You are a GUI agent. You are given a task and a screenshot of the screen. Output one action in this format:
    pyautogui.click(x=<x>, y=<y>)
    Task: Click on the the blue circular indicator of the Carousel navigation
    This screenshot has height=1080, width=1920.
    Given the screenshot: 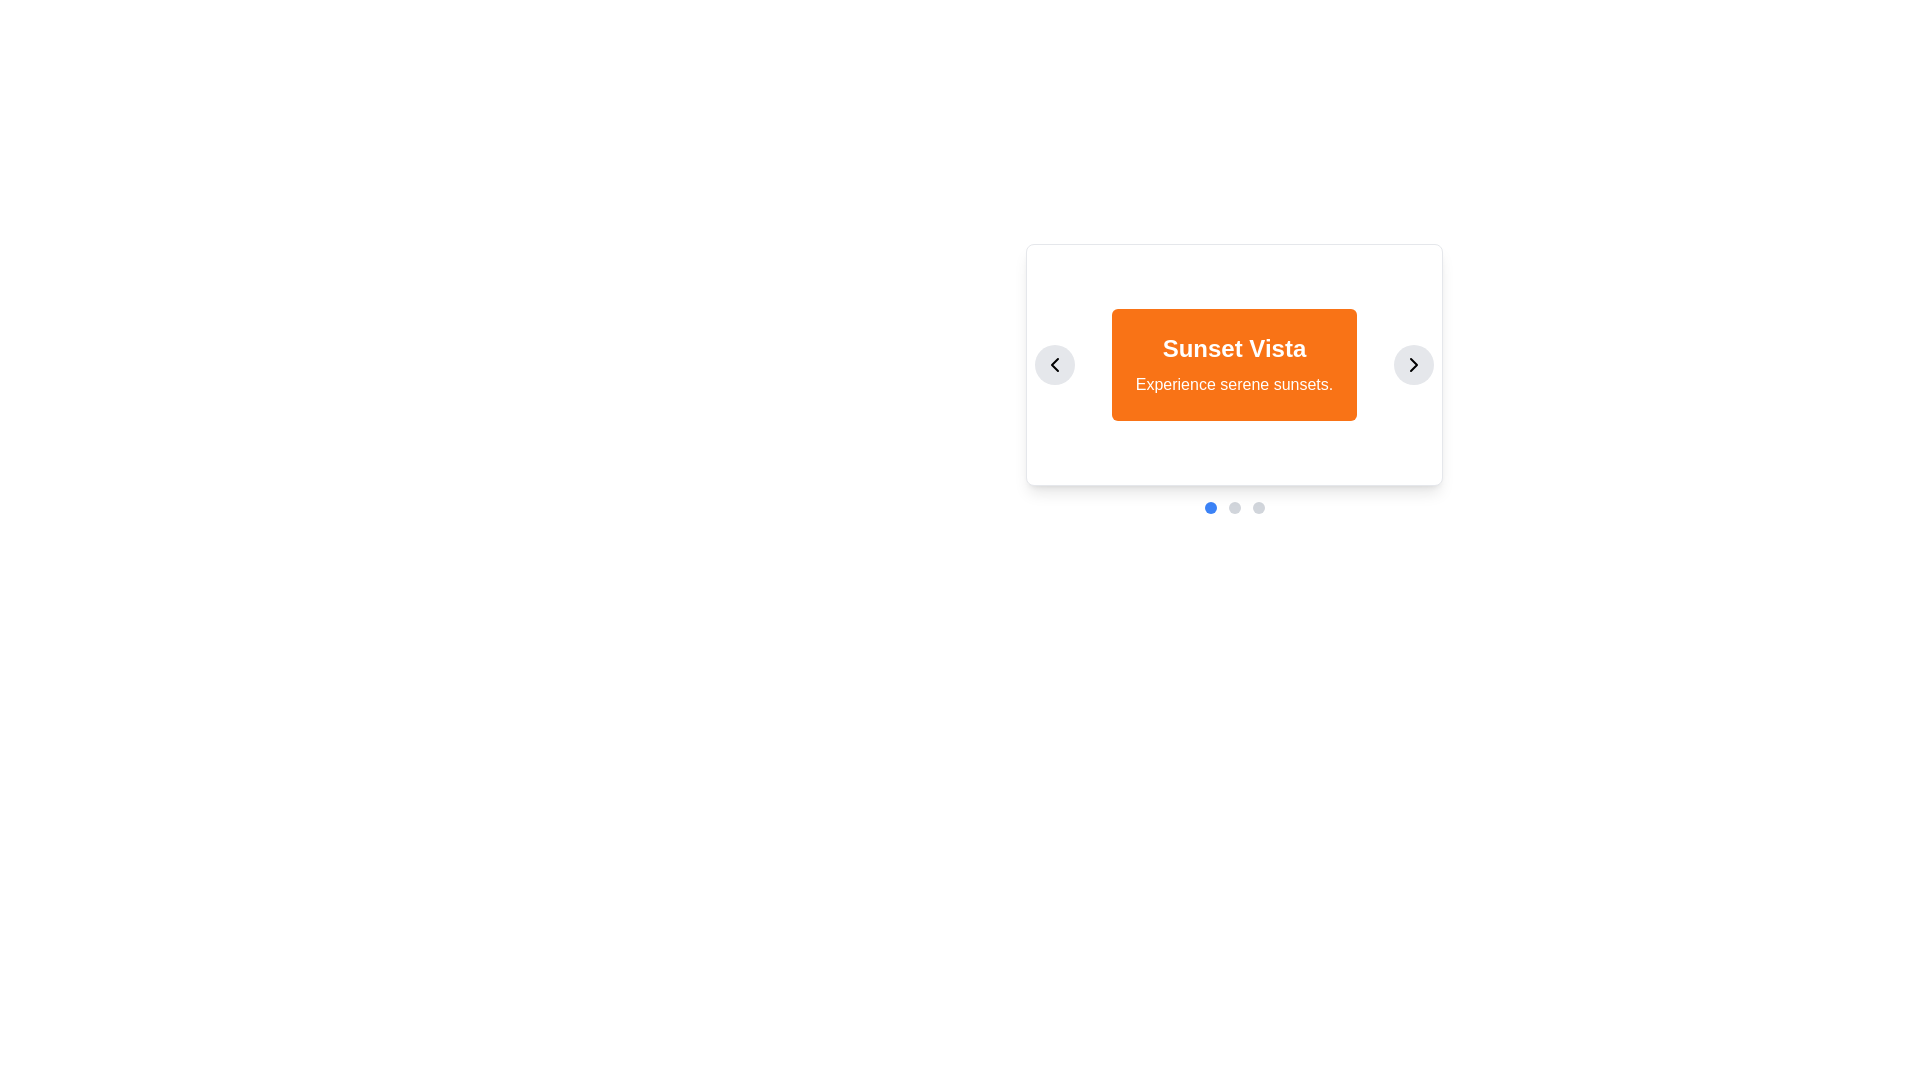 What is the action you would take?
    pyautogui.click(x=1233, y=507)
    